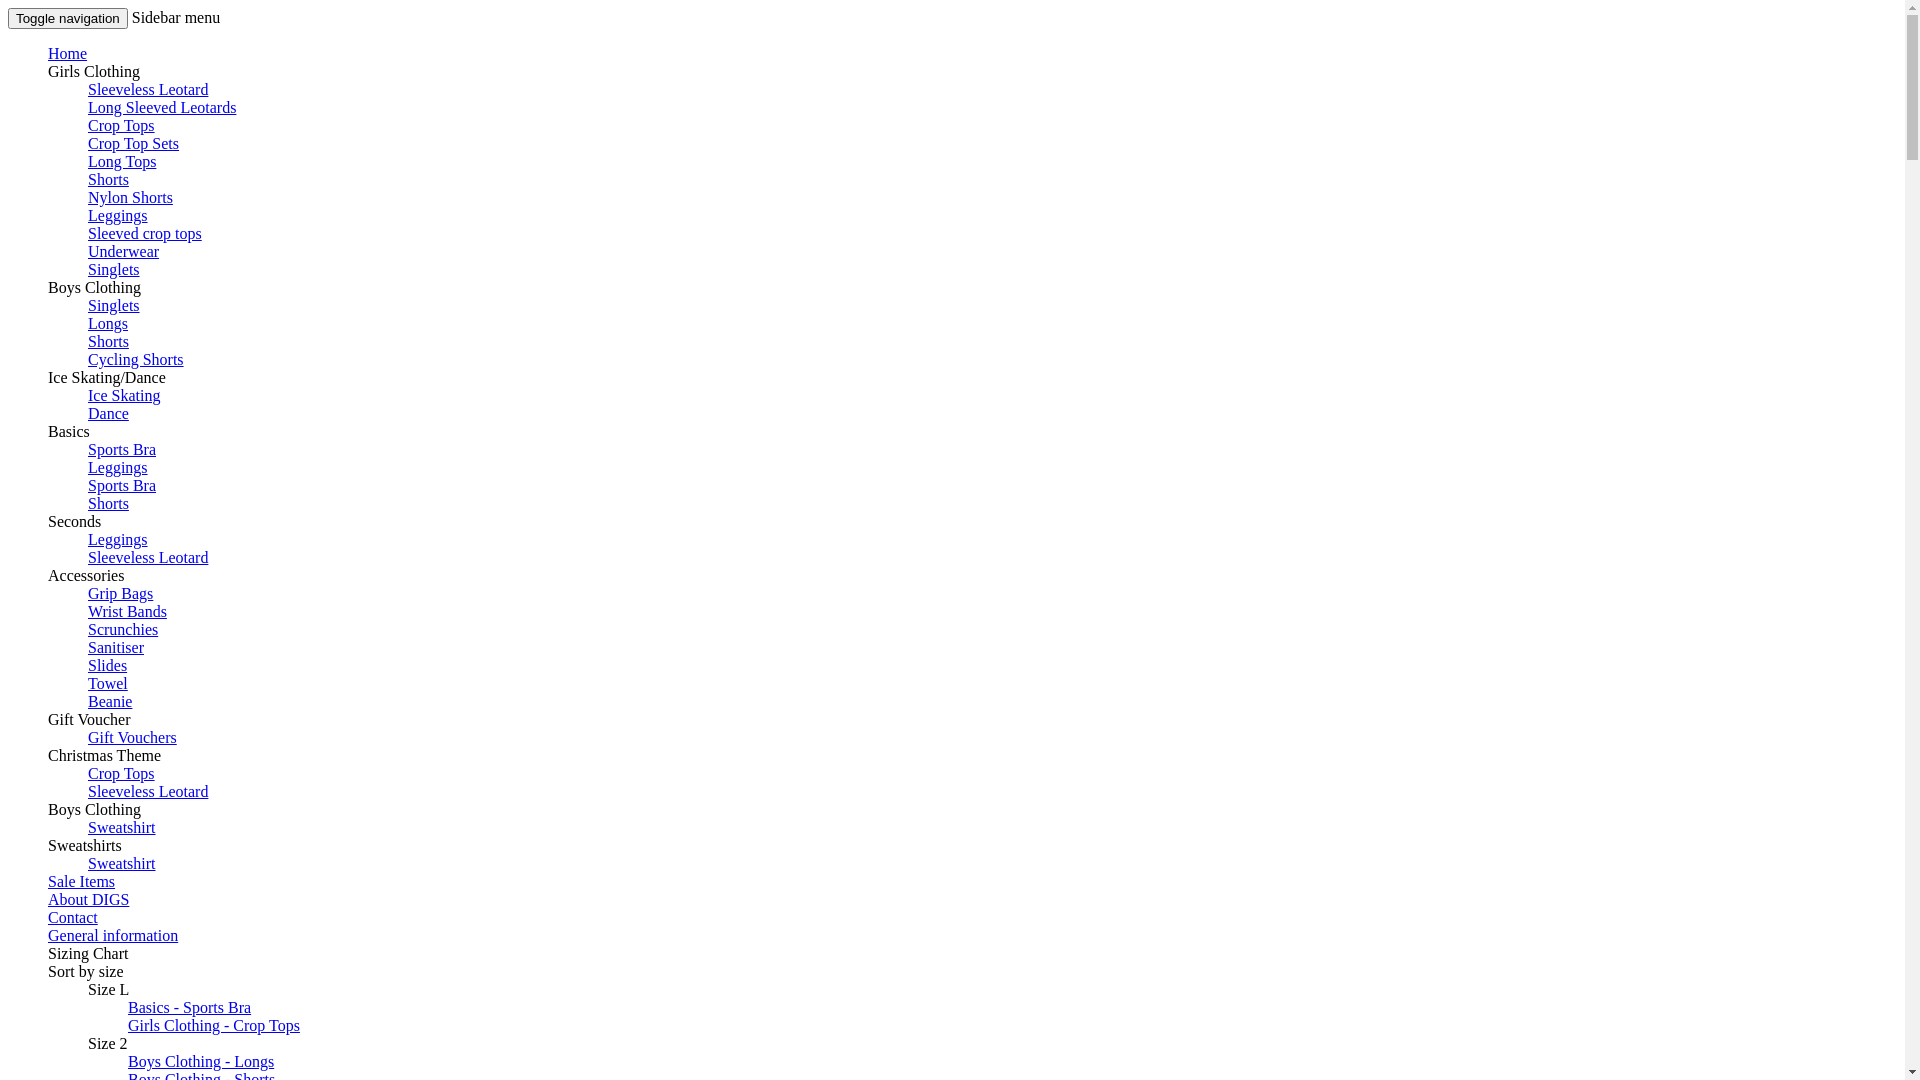  I want to click on 'Sort by size', so click(85, 970).